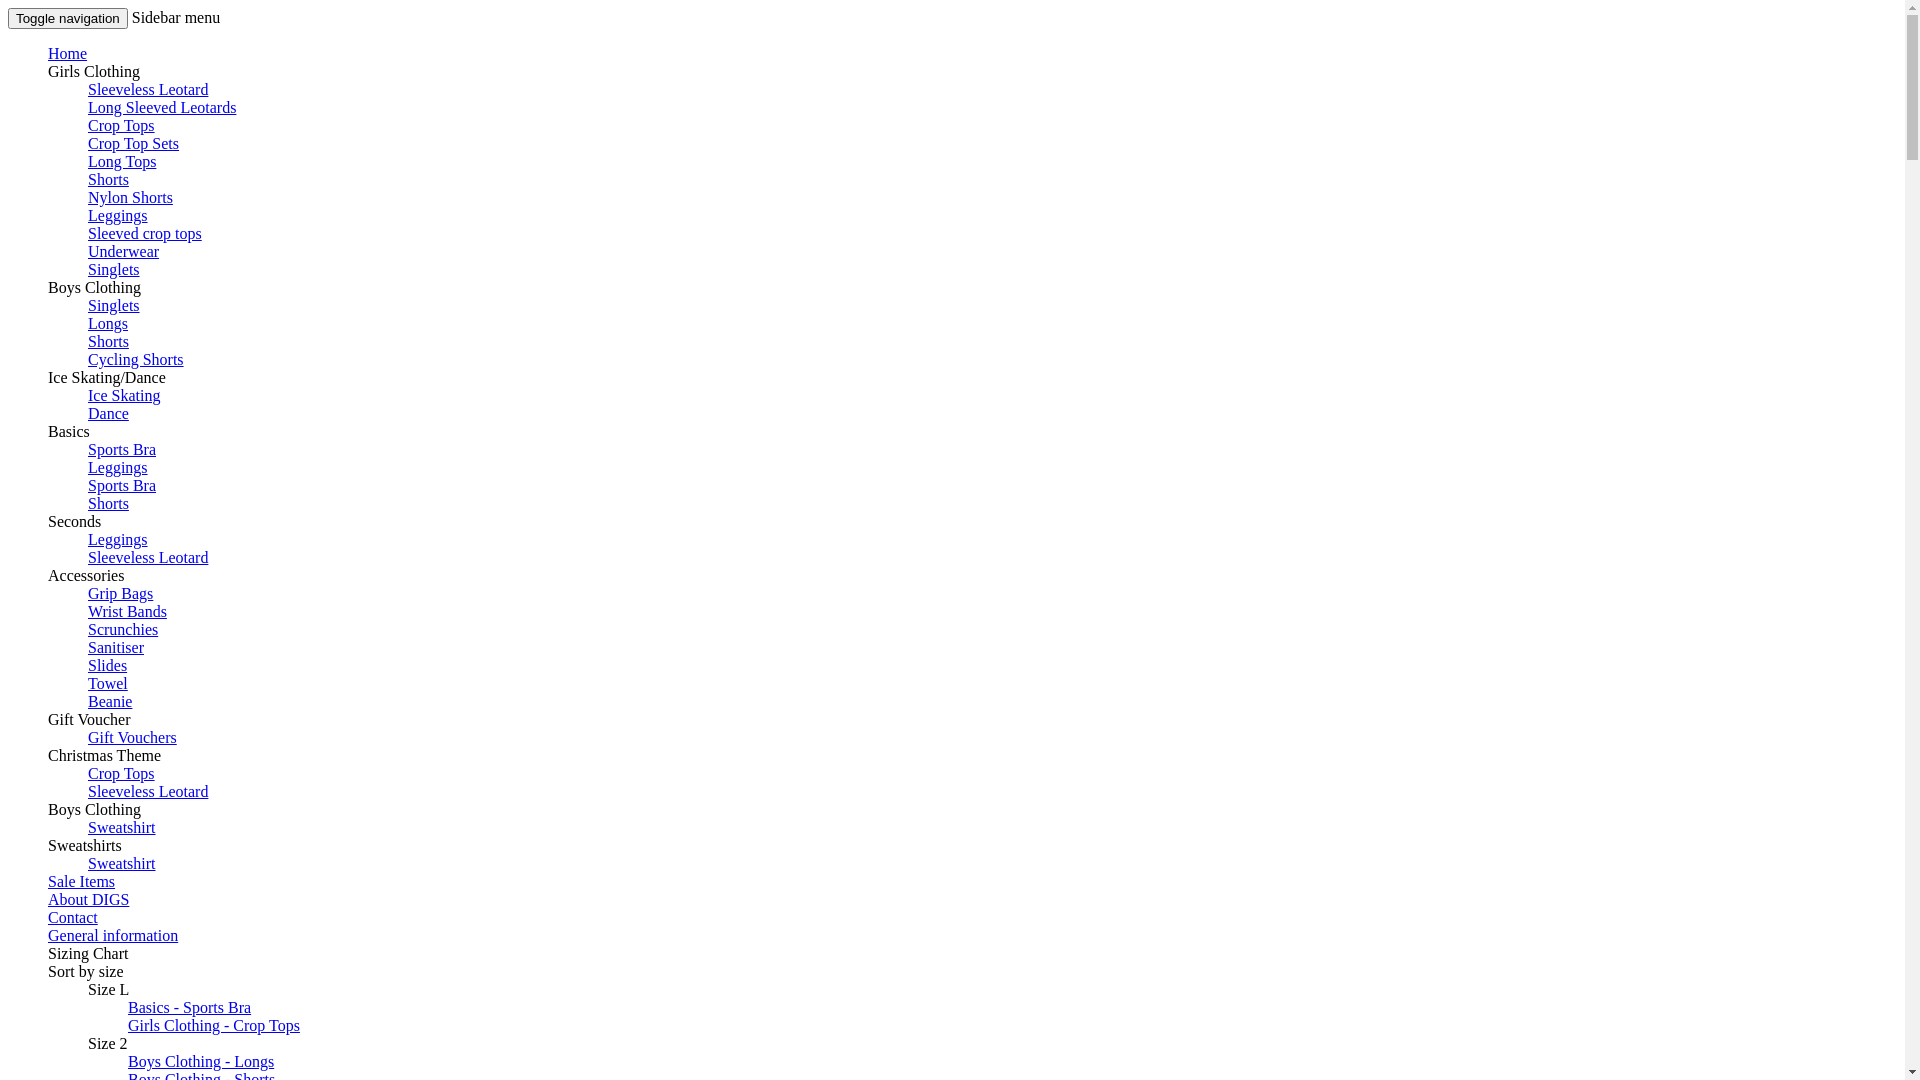  I want to click on 'Sort by size', so click(85, 970).